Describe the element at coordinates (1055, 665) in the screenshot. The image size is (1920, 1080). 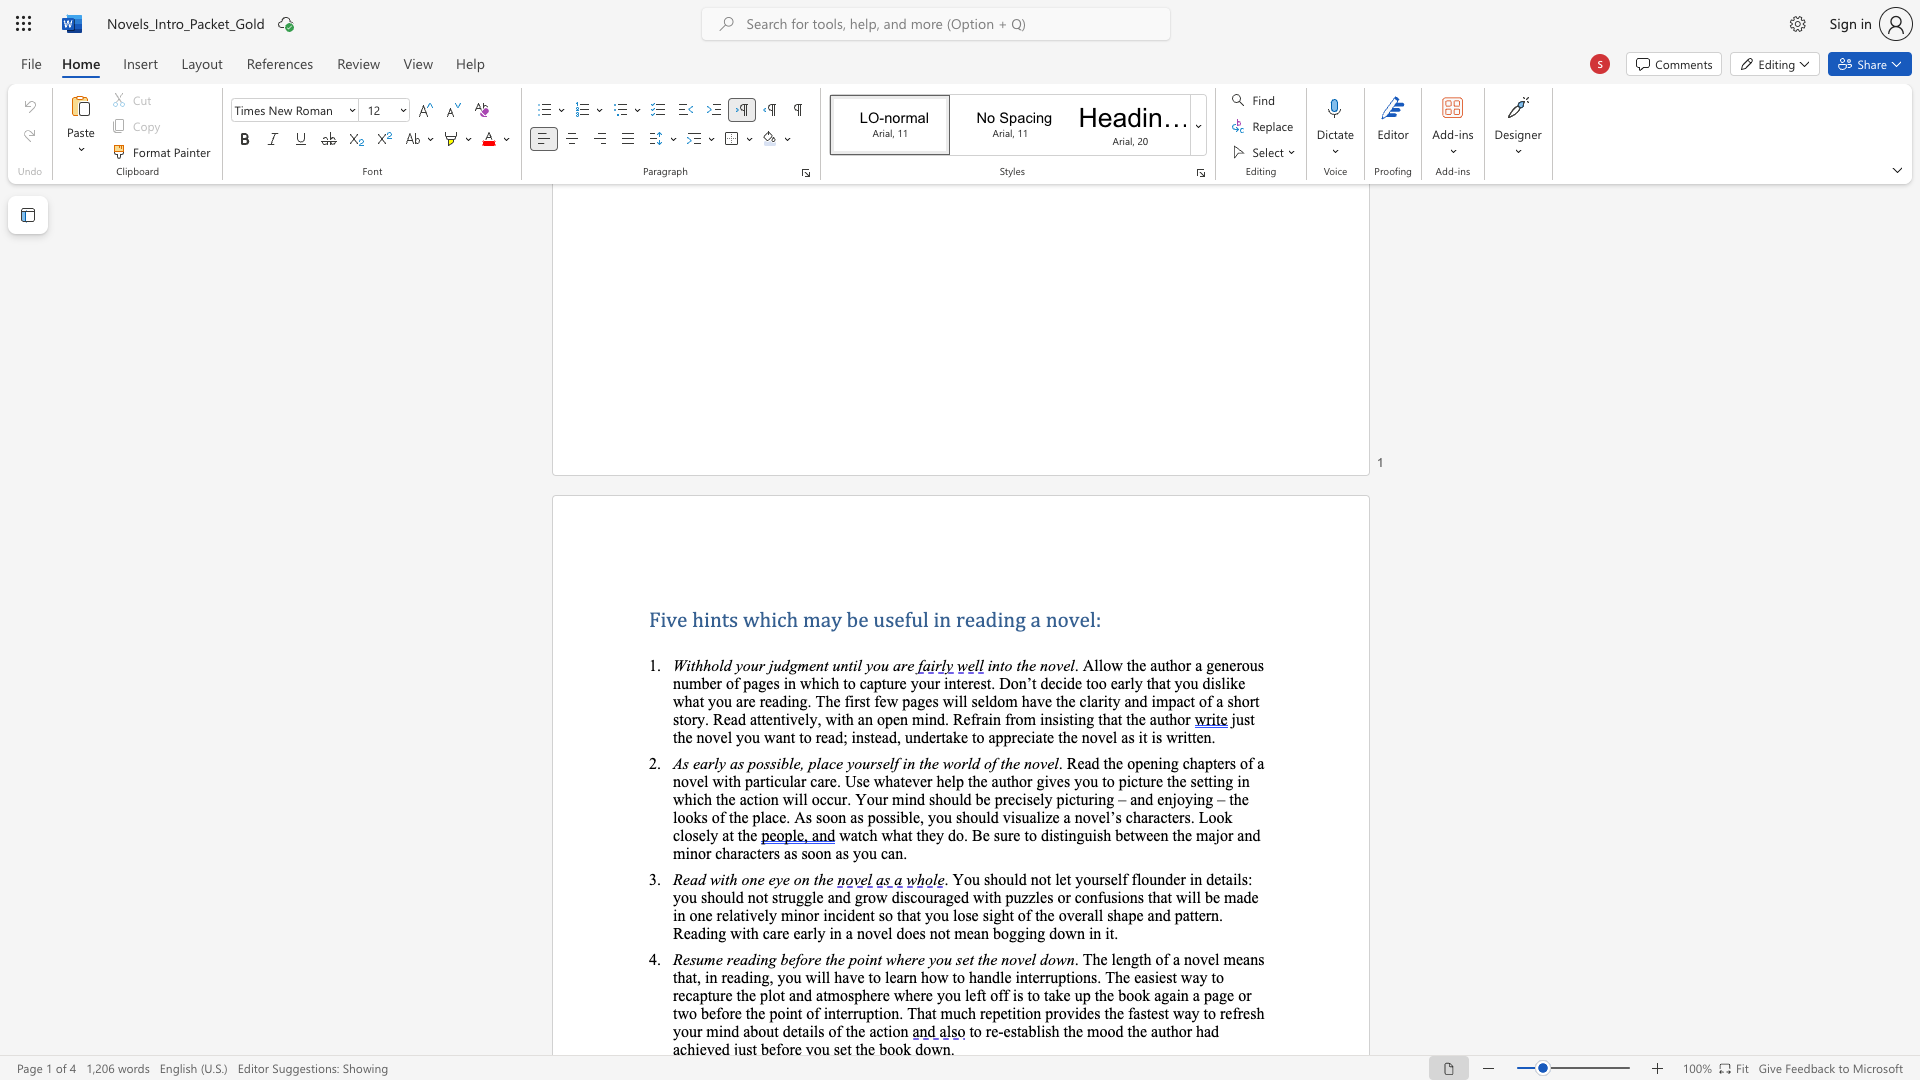
I see `the subset text "ve" within the text "into the novel"` at that location.